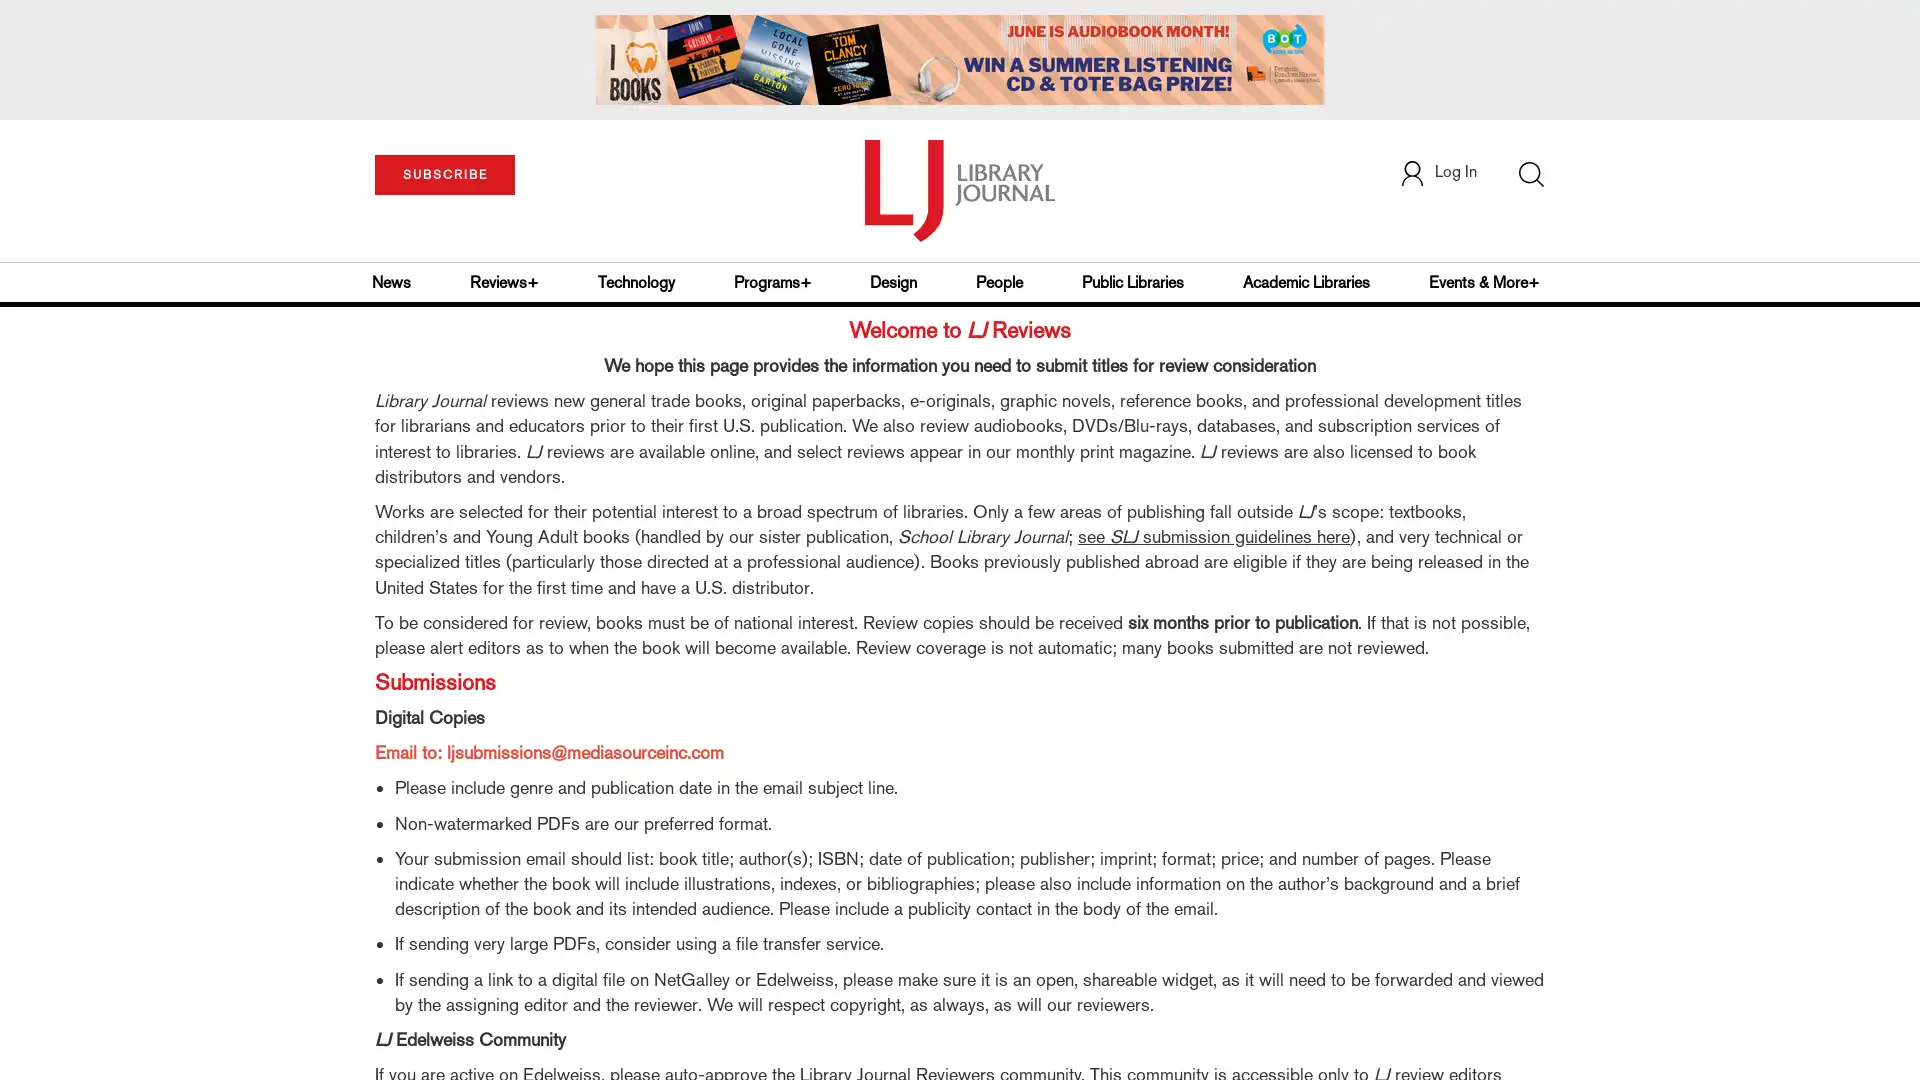 This screenshot has height=1080, width=1920. What do you see at coordinates (444, 173) in the screenshot?
I see `SUBSCRIBE` at bounding box center [444, 173].